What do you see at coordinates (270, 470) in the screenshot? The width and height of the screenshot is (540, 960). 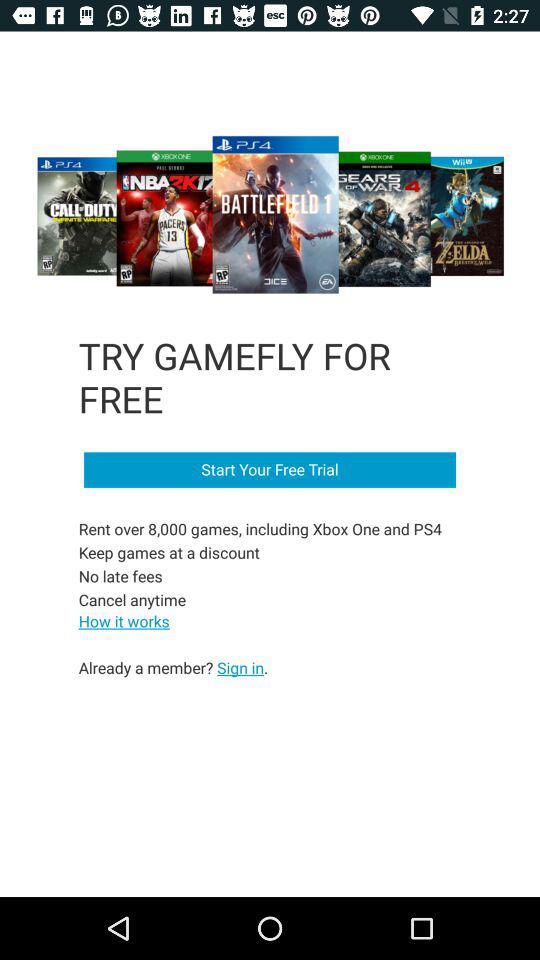 I see `start your free` at bounding box center [270, 470].